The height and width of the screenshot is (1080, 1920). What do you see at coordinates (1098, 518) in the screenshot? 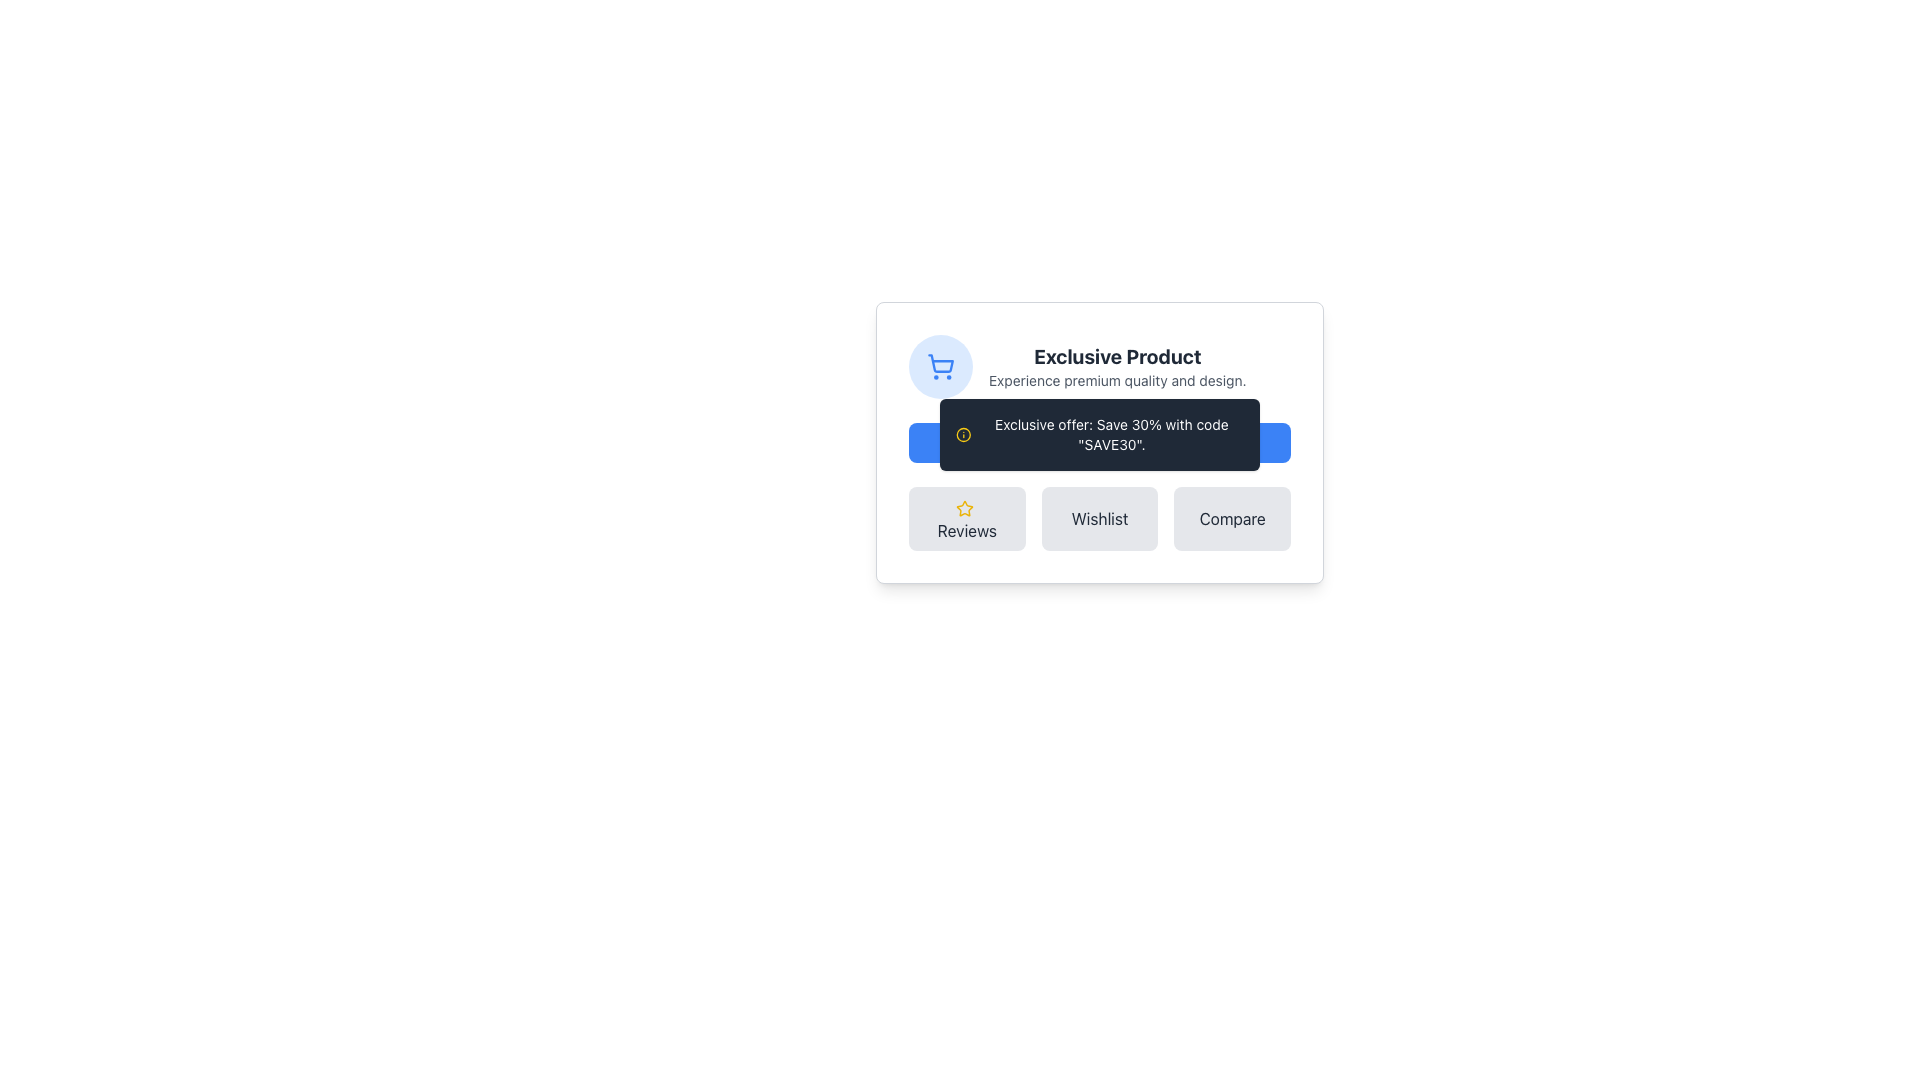
I see `the 'Wishlist' button, which is a rectangular button with rounded edges, light gray background, and dark gray text, located in the bottom middle section of the interface` at bounding box center [1098, 518].